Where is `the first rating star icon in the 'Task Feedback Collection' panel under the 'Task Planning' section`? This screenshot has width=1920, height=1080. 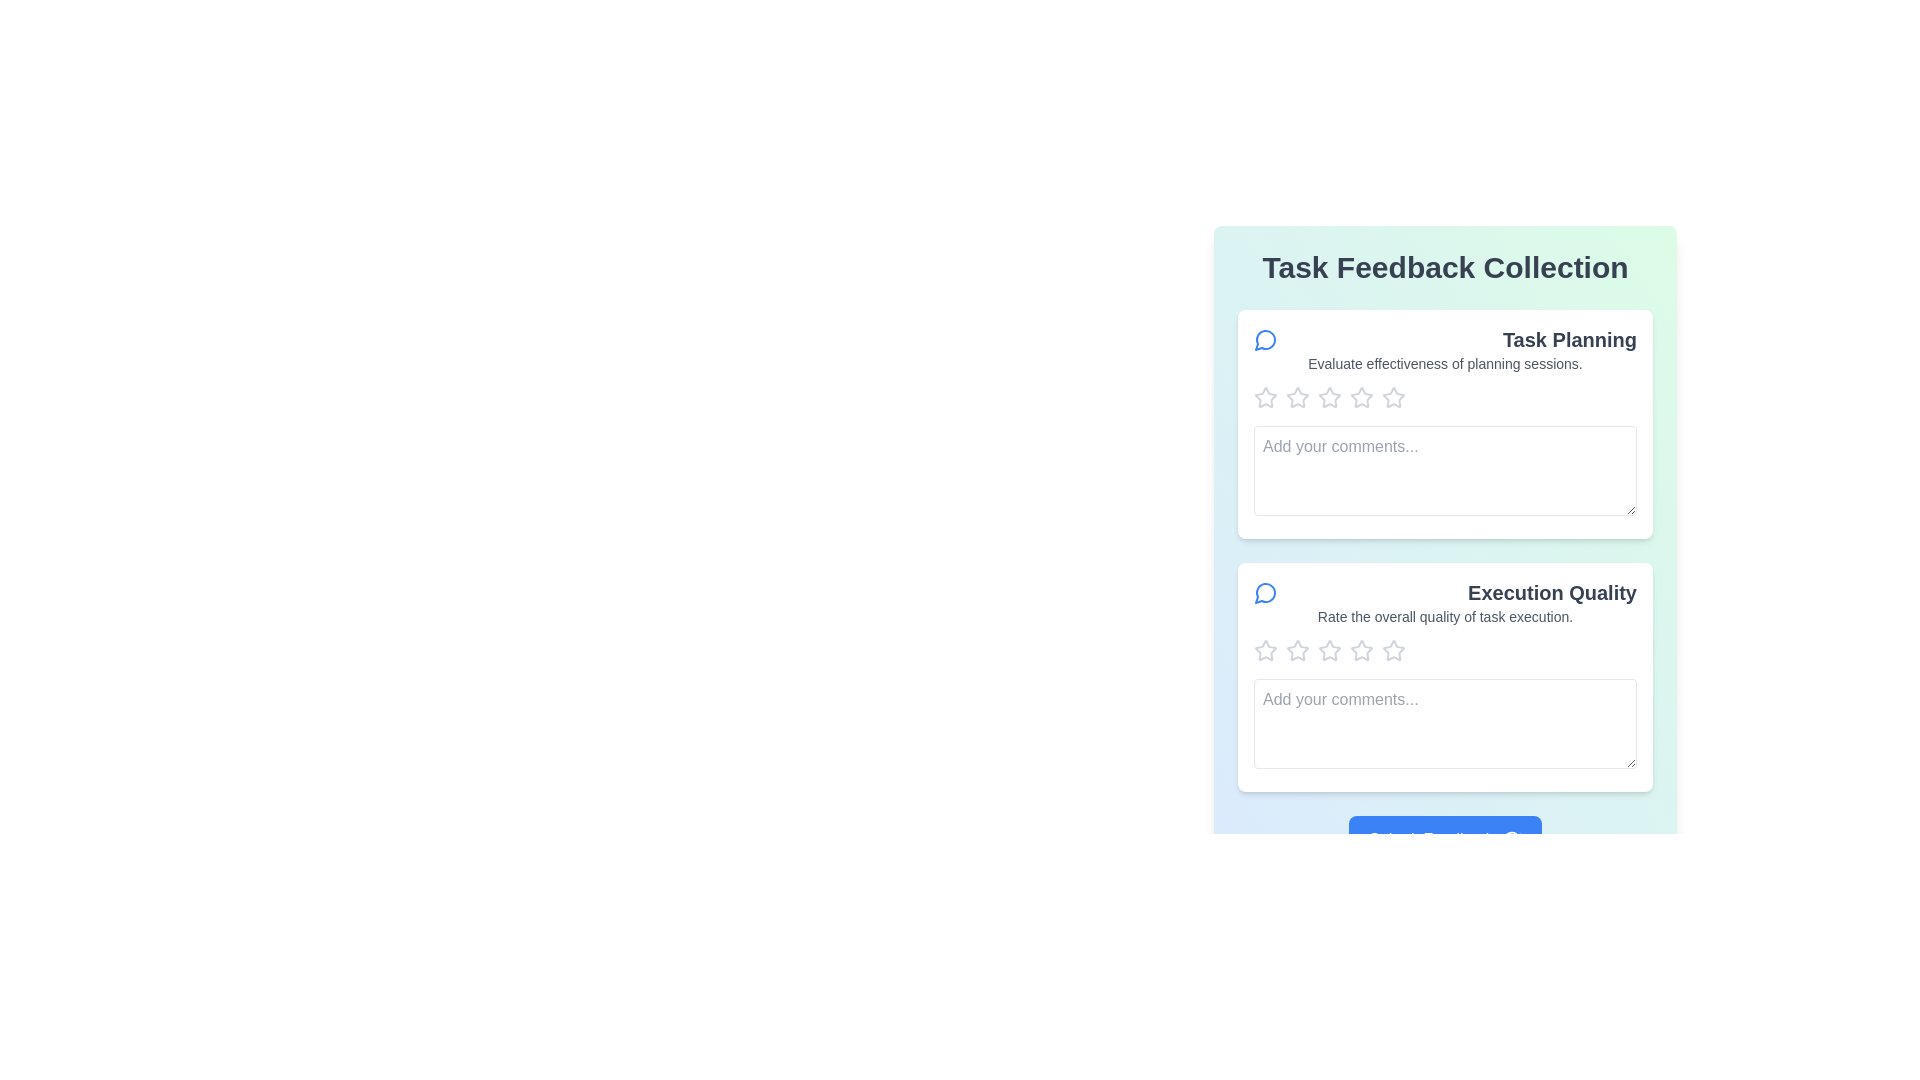 the first rating star icon in the 'Task Feedback Collection' panel under the 'Task Planning' section is located at coordinates (1265, 397).